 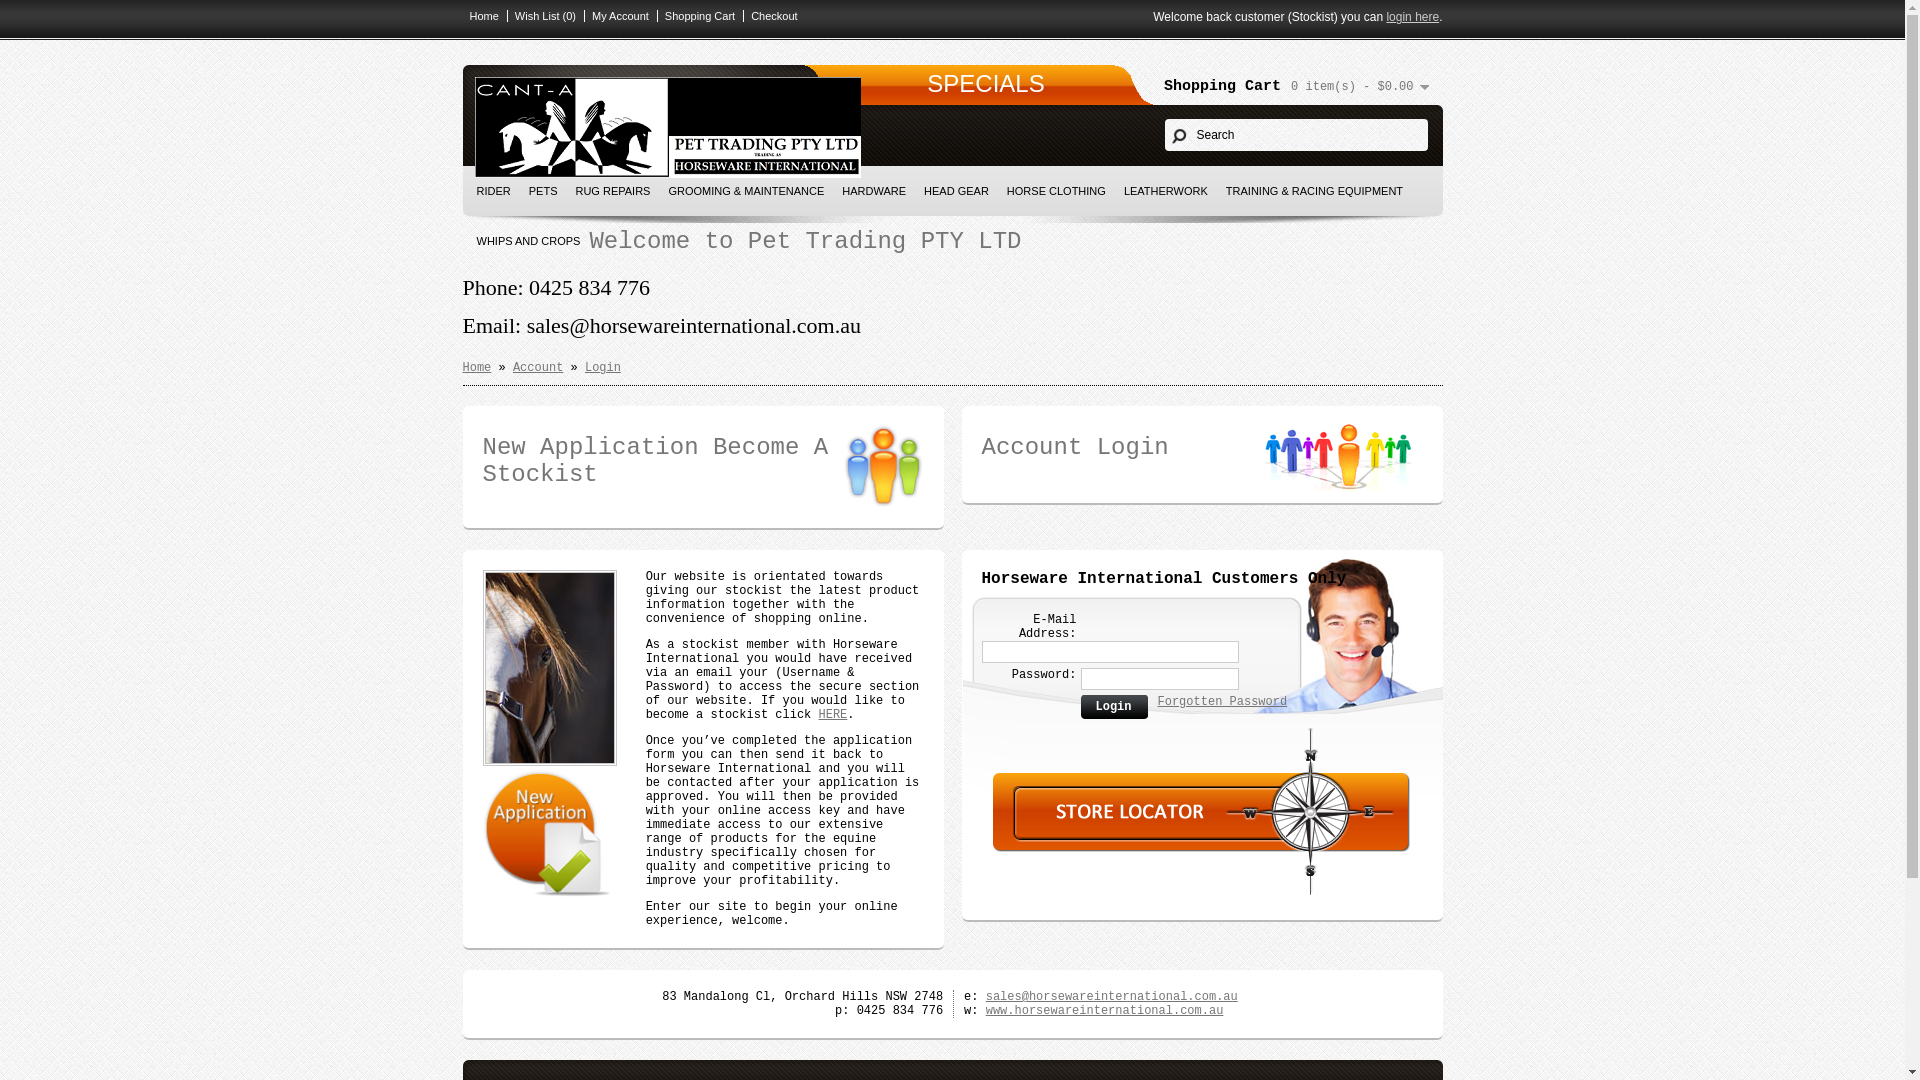 What do you see at coordinates (543, 191) in the screenshot?
I see `'PETS'` at bounding box center [543, 191].